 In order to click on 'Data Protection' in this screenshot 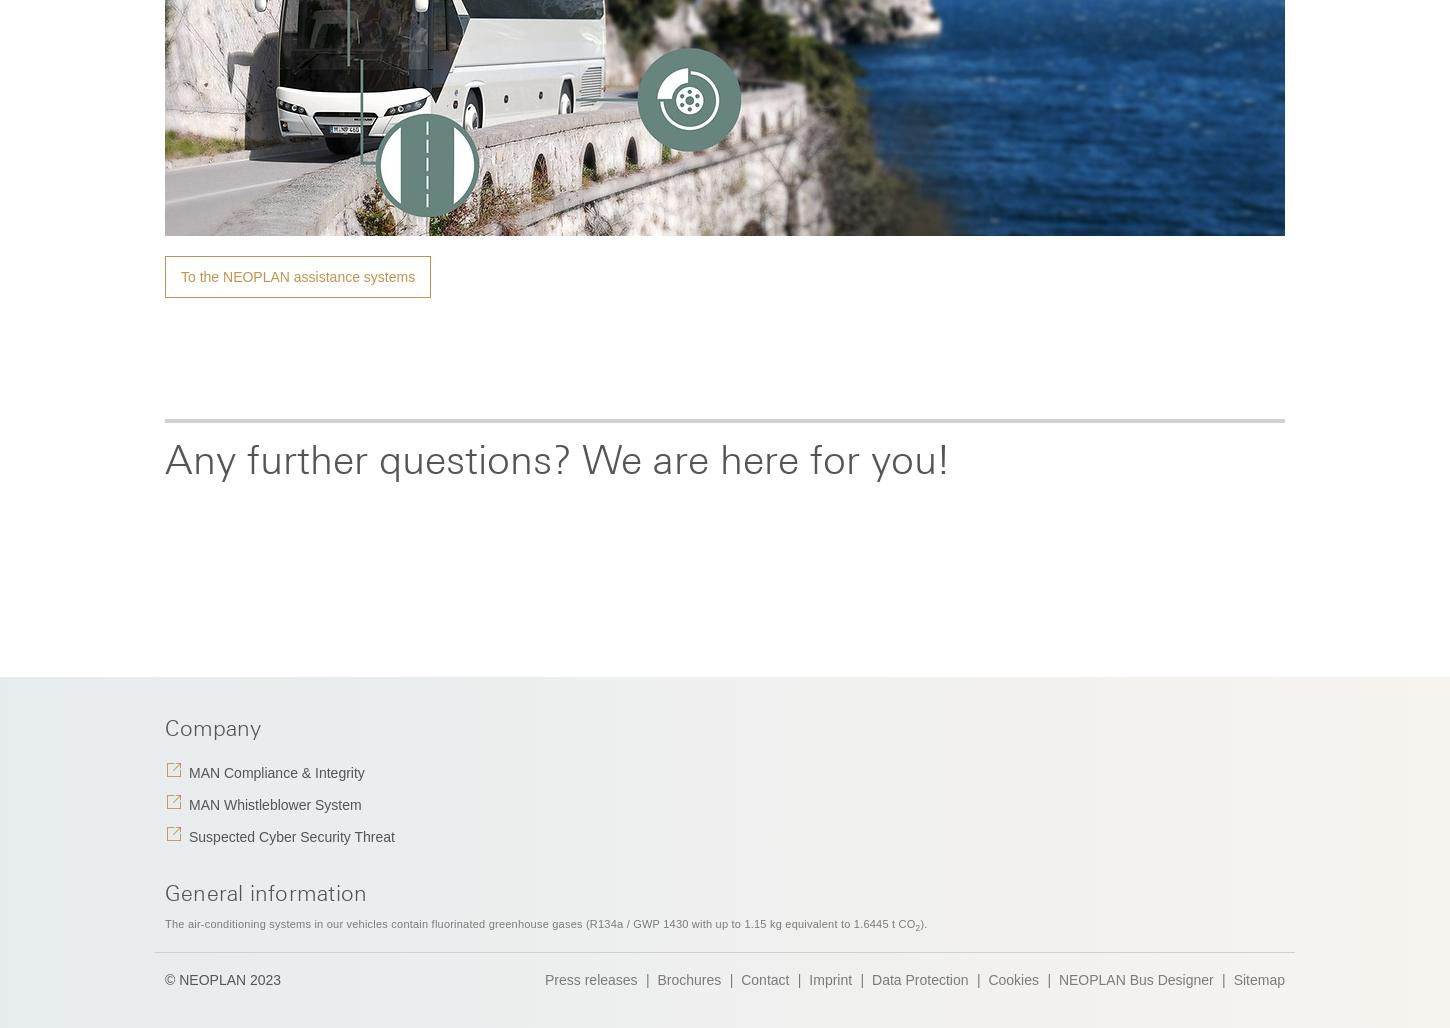, I will do `click(919, 978)`.